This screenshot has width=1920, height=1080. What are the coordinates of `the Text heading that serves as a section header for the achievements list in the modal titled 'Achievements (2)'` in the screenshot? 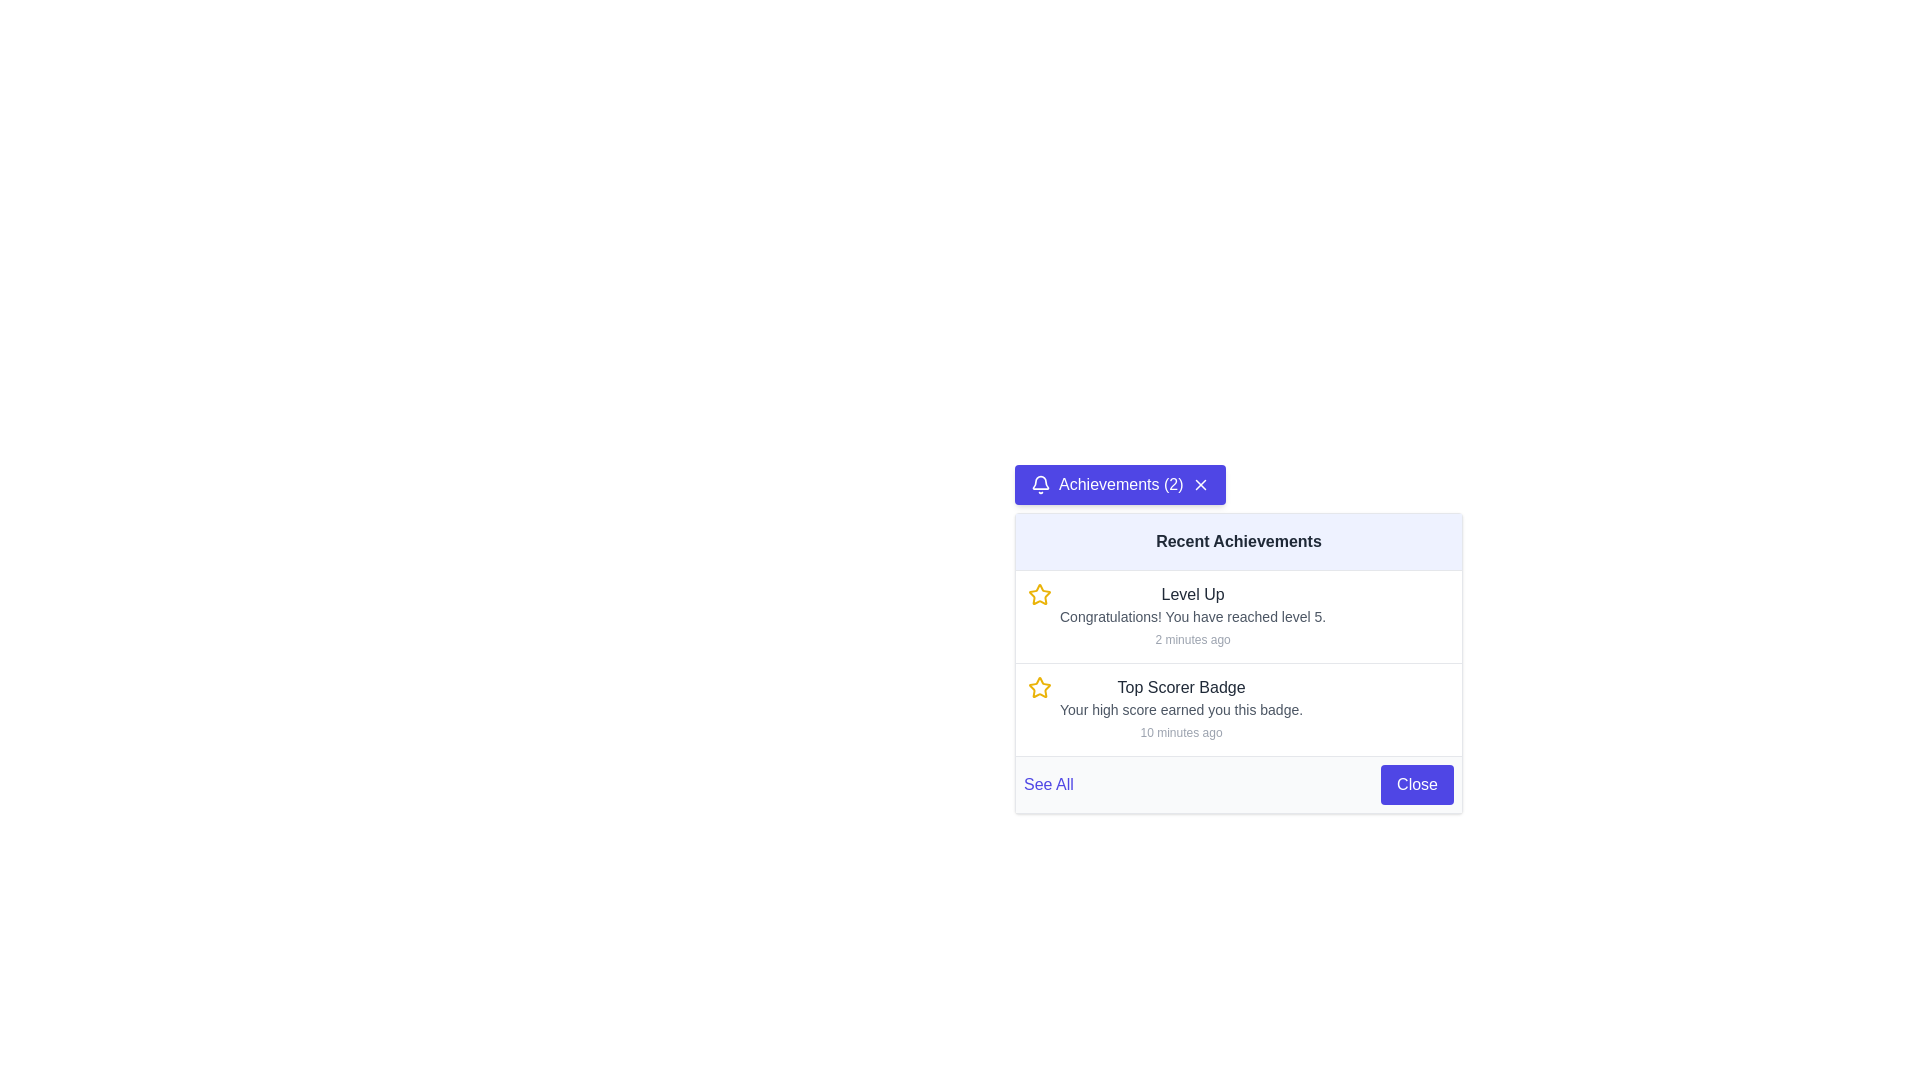 It's located at (1237, 542).